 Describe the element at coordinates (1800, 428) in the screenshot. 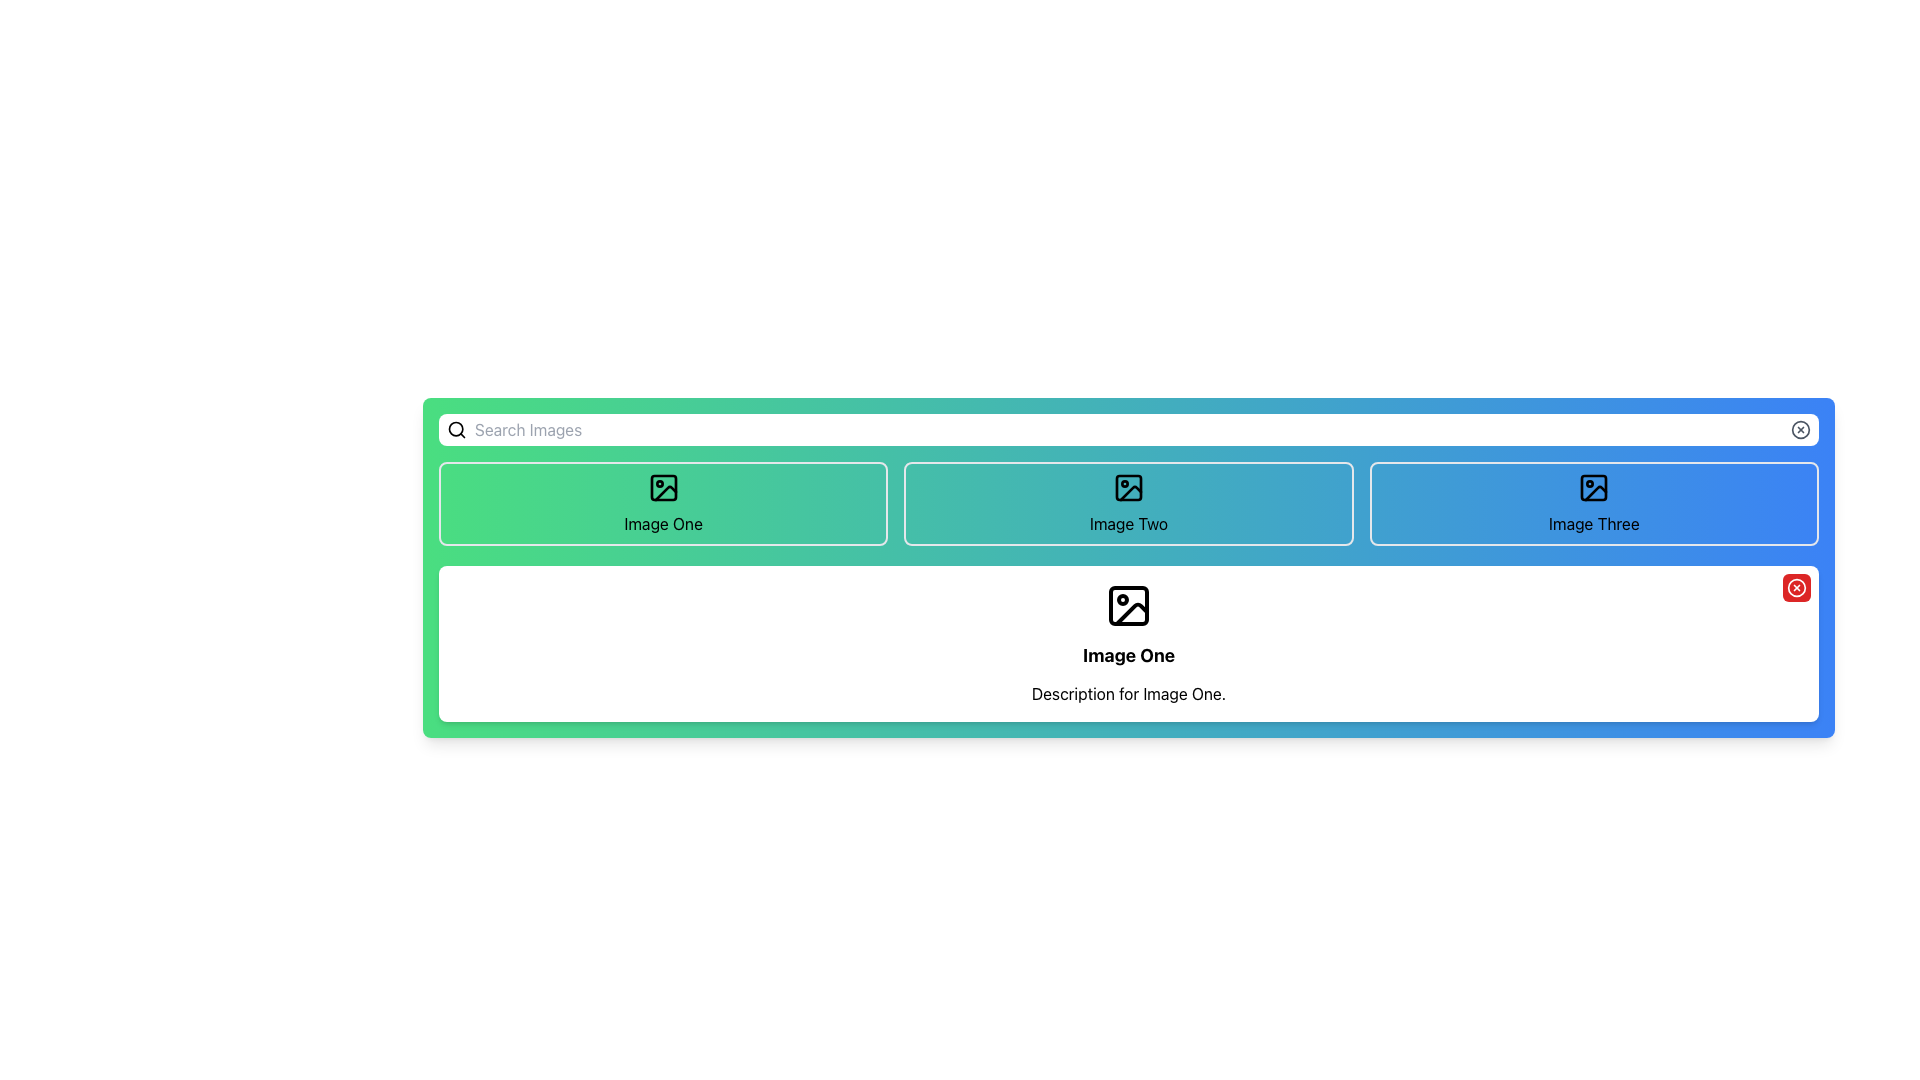

I see `the clear button located at the far right end of the top search bar to clear the text input` at that location.